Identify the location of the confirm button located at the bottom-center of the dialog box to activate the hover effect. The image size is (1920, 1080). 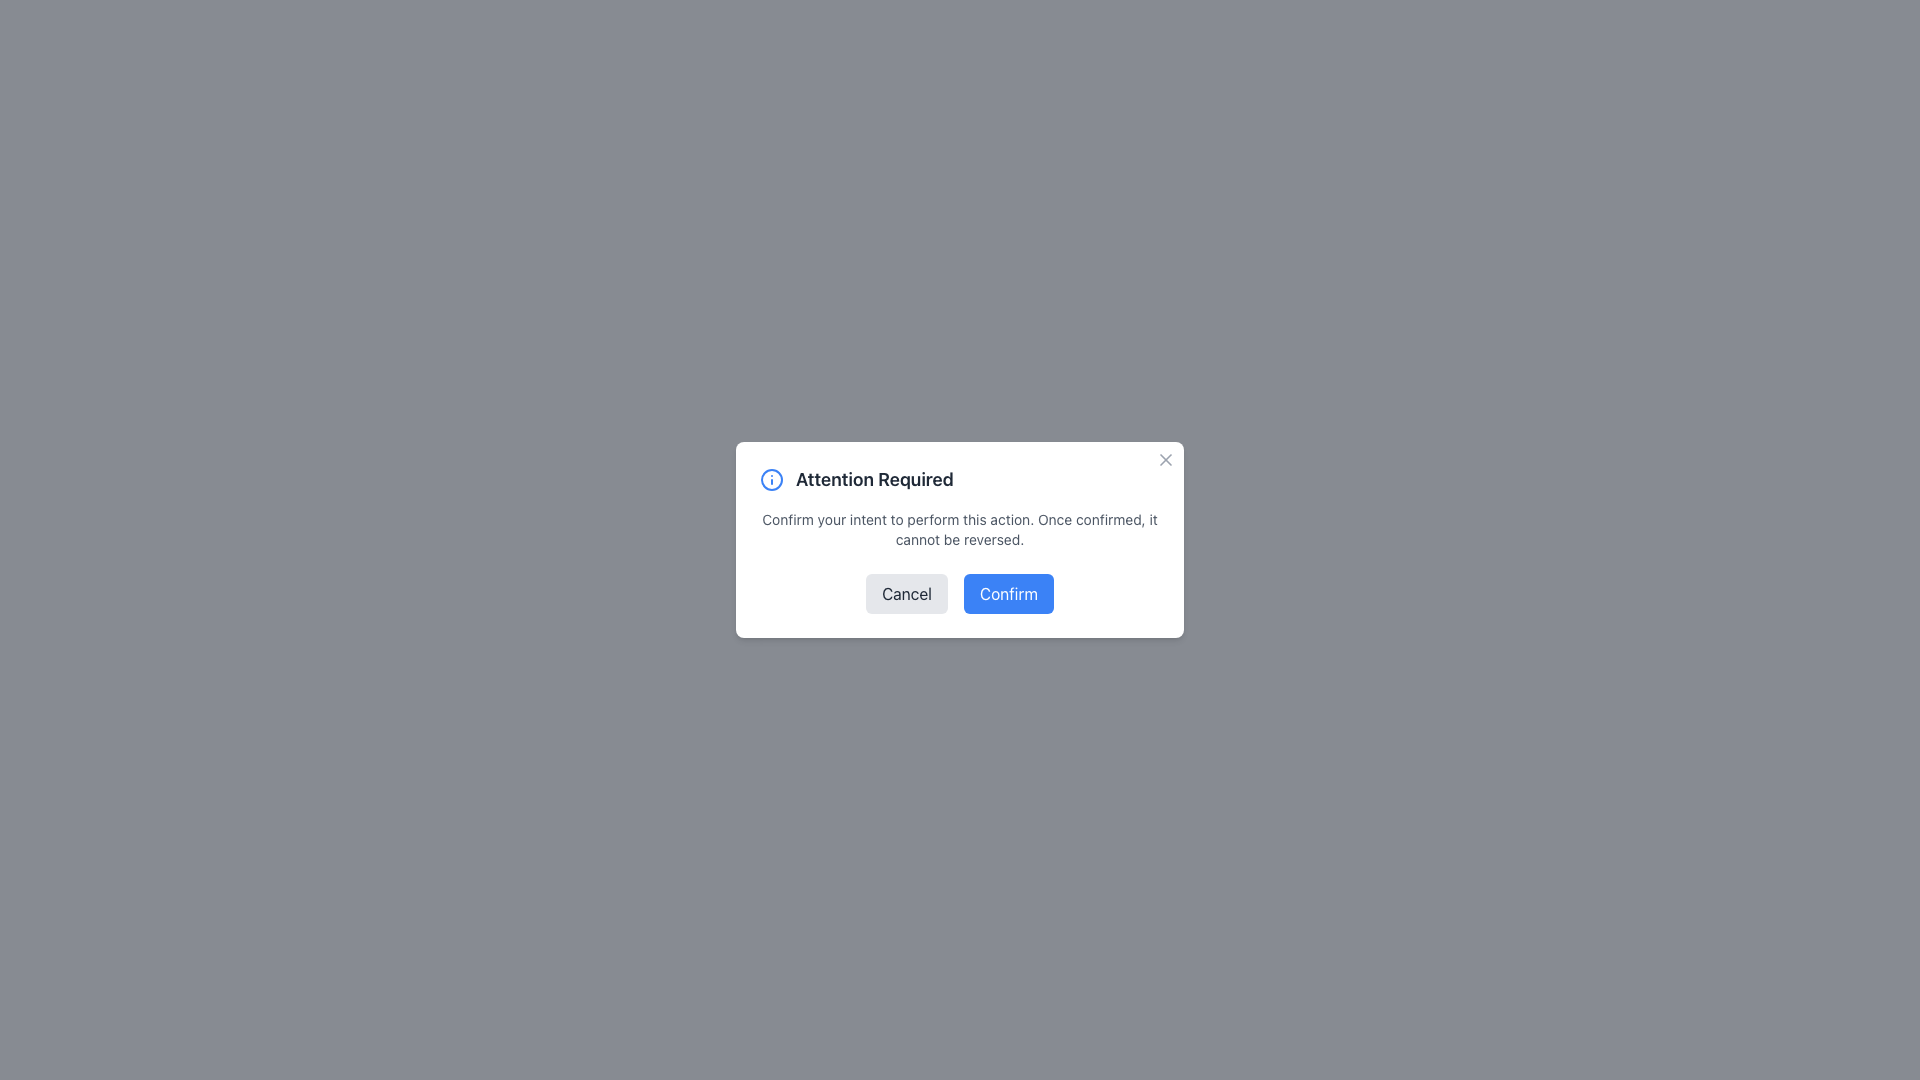
(1008, 593).